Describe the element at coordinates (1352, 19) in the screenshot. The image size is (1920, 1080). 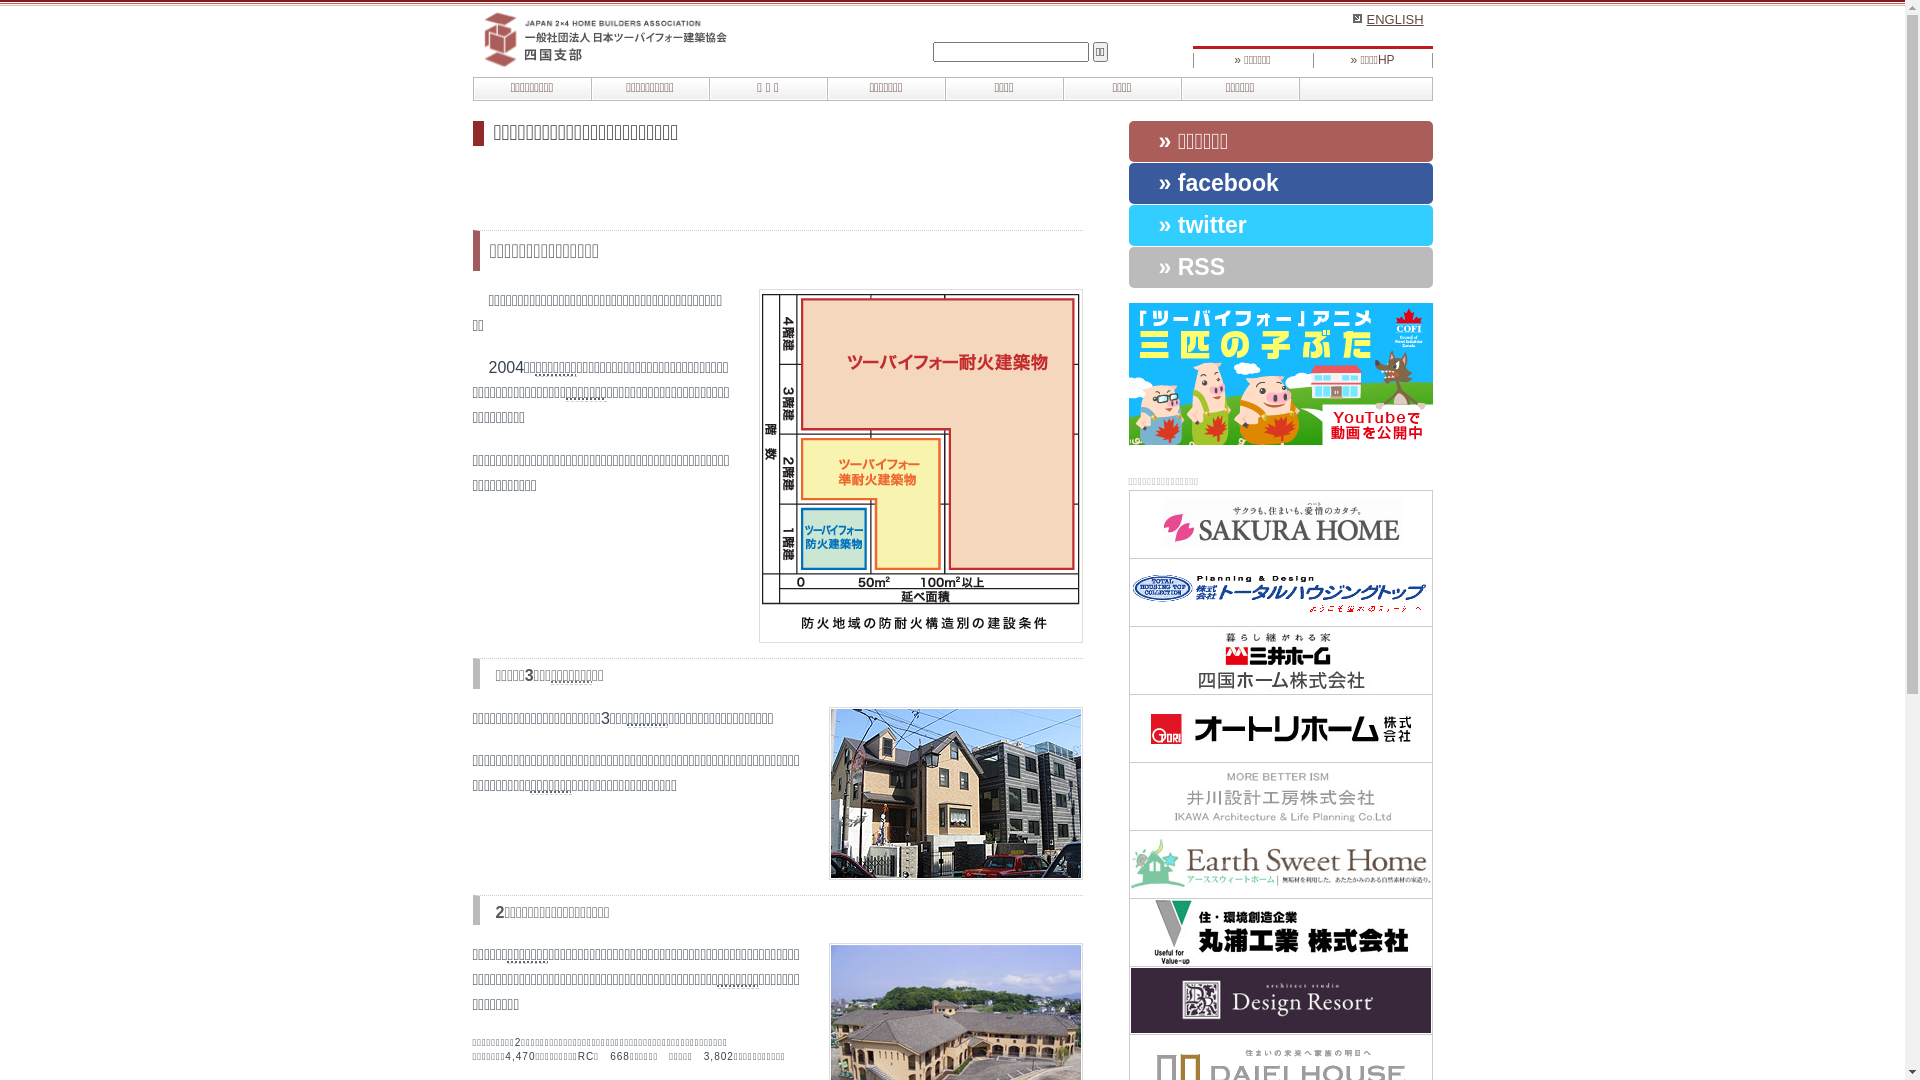
I see `'ENGLISH'` at that location.